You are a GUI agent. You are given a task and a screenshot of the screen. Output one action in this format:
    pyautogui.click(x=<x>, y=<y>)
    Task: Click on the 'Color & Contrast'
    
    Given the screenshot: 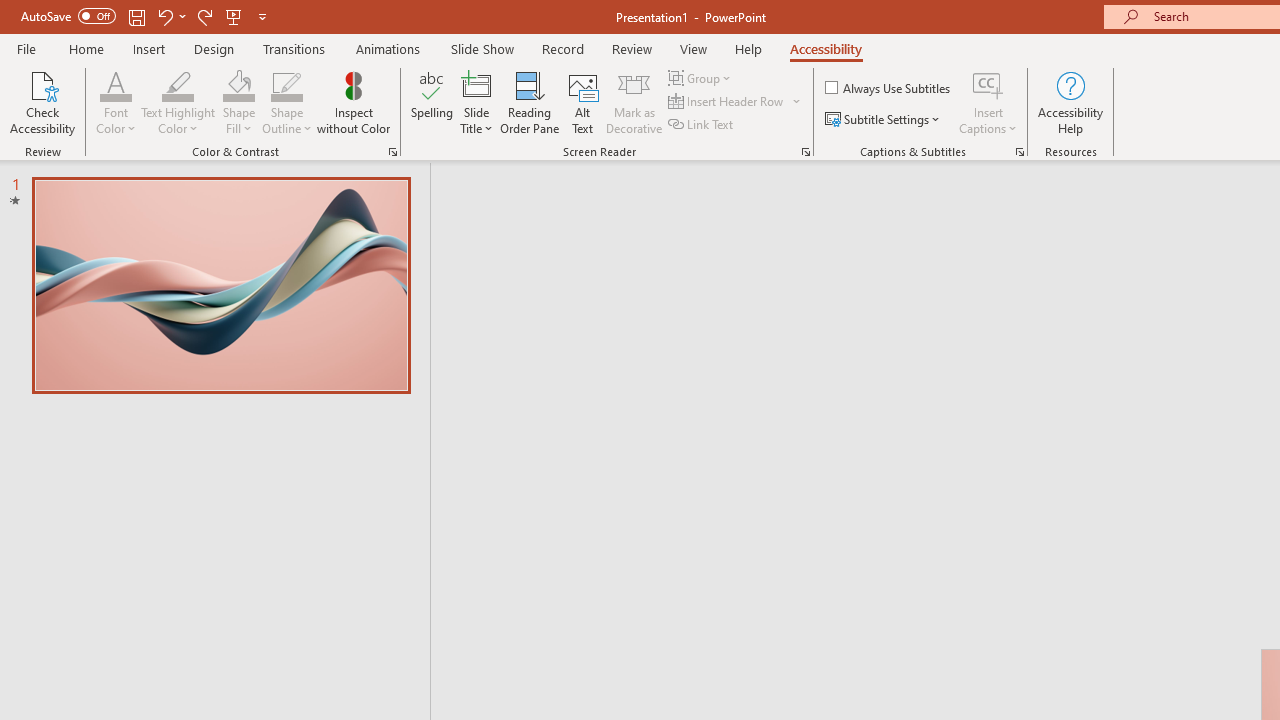 What is the action you would take?
    pyautogui.click(x=392, y=150)
    